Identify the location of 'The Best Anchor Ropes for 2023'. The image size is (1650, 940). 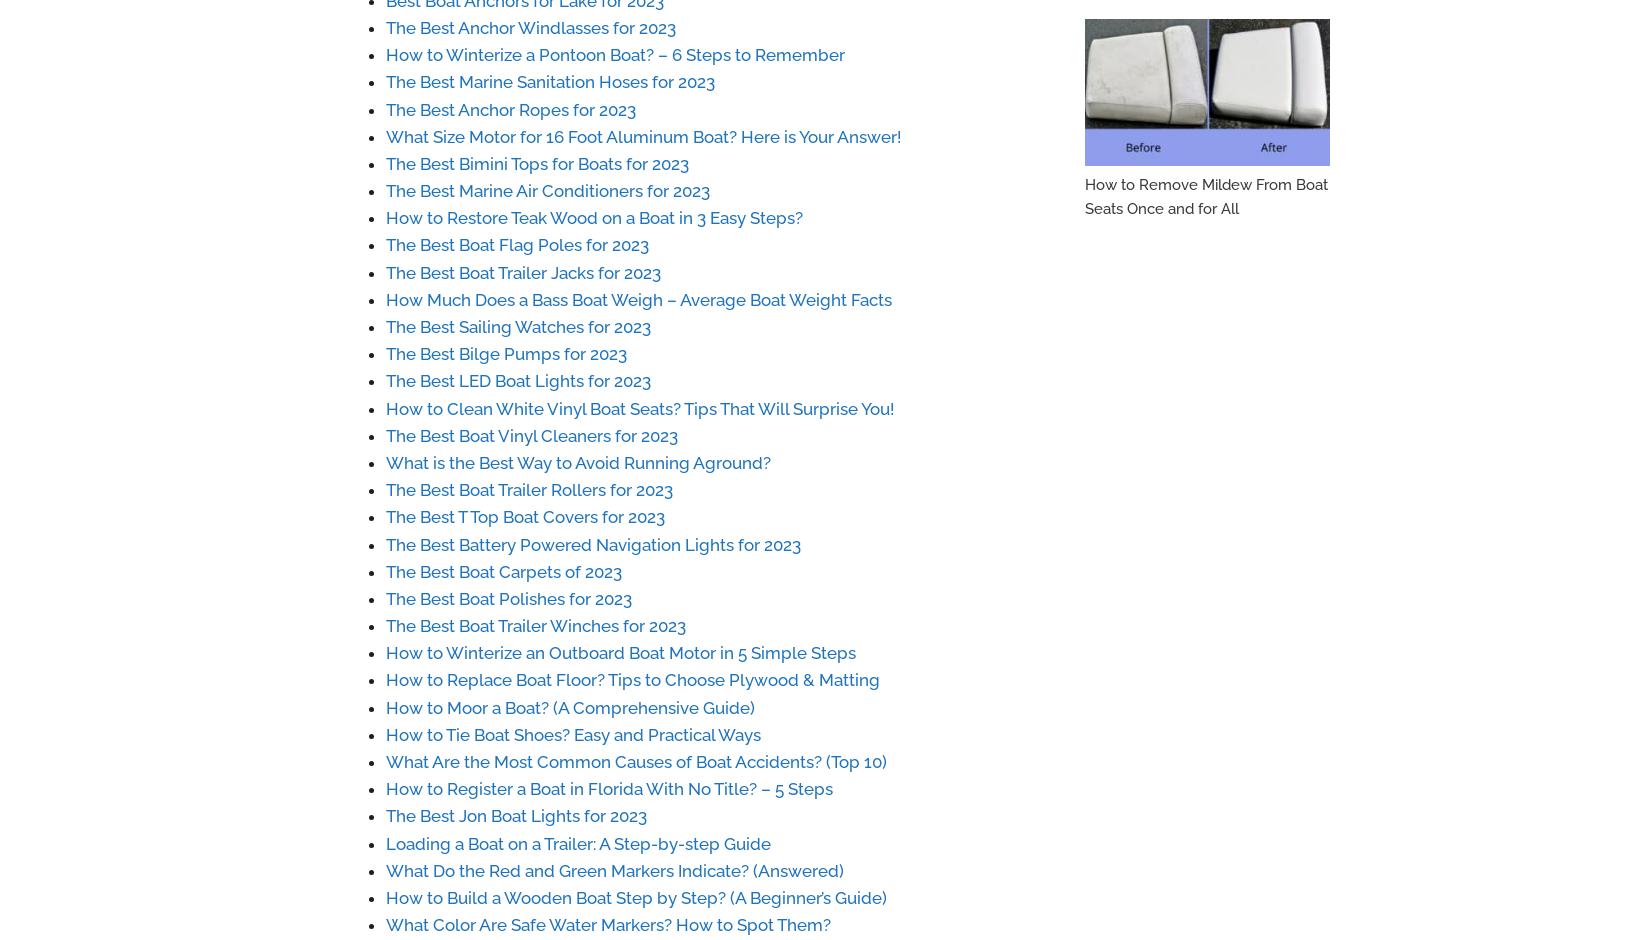
(510, 109).